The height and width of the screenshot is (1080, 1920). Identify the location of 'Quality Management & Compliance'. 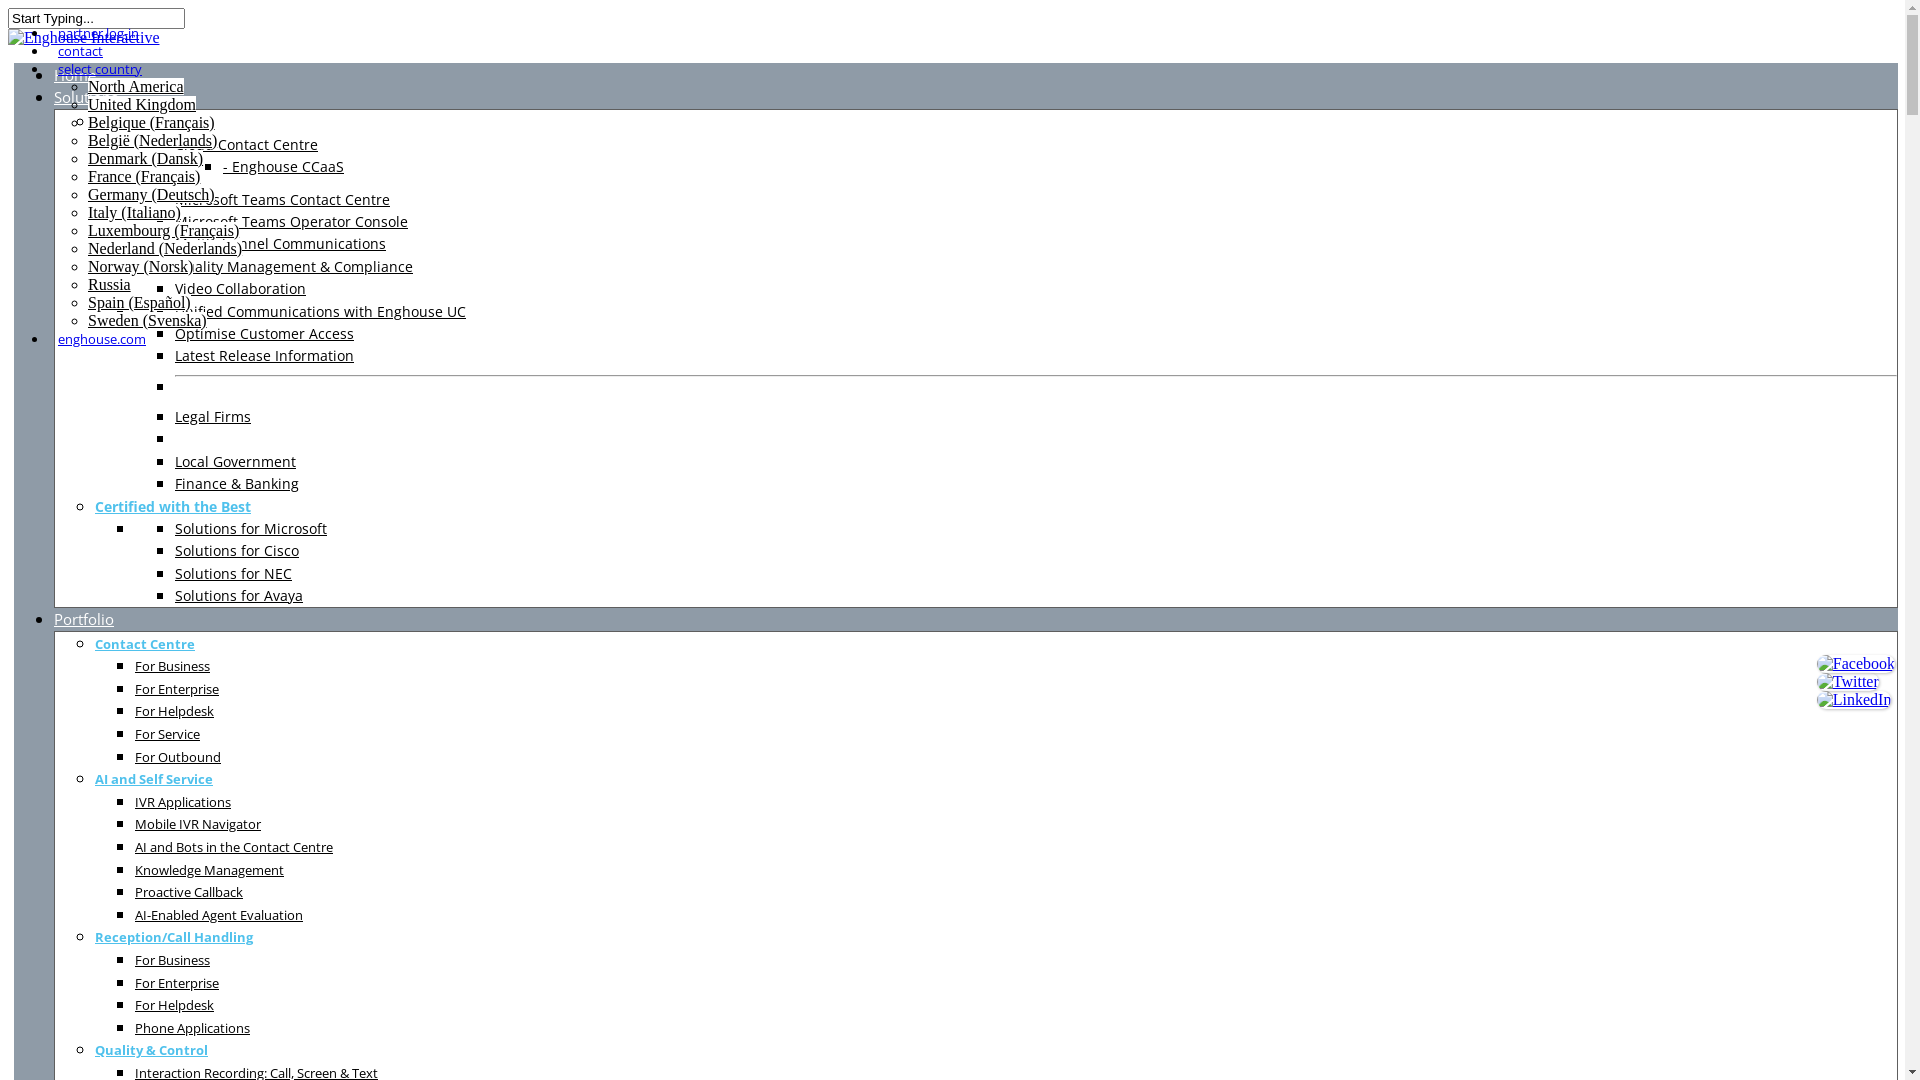
(174, 265).